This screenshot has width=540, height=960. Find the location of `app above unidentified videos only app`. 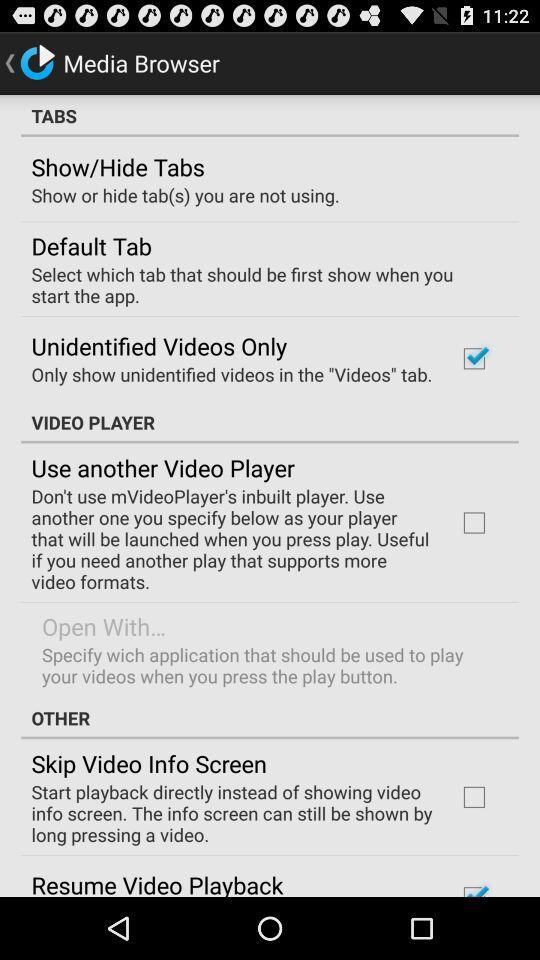

app above unidentified videos only app is located at coordinates (263, 283).